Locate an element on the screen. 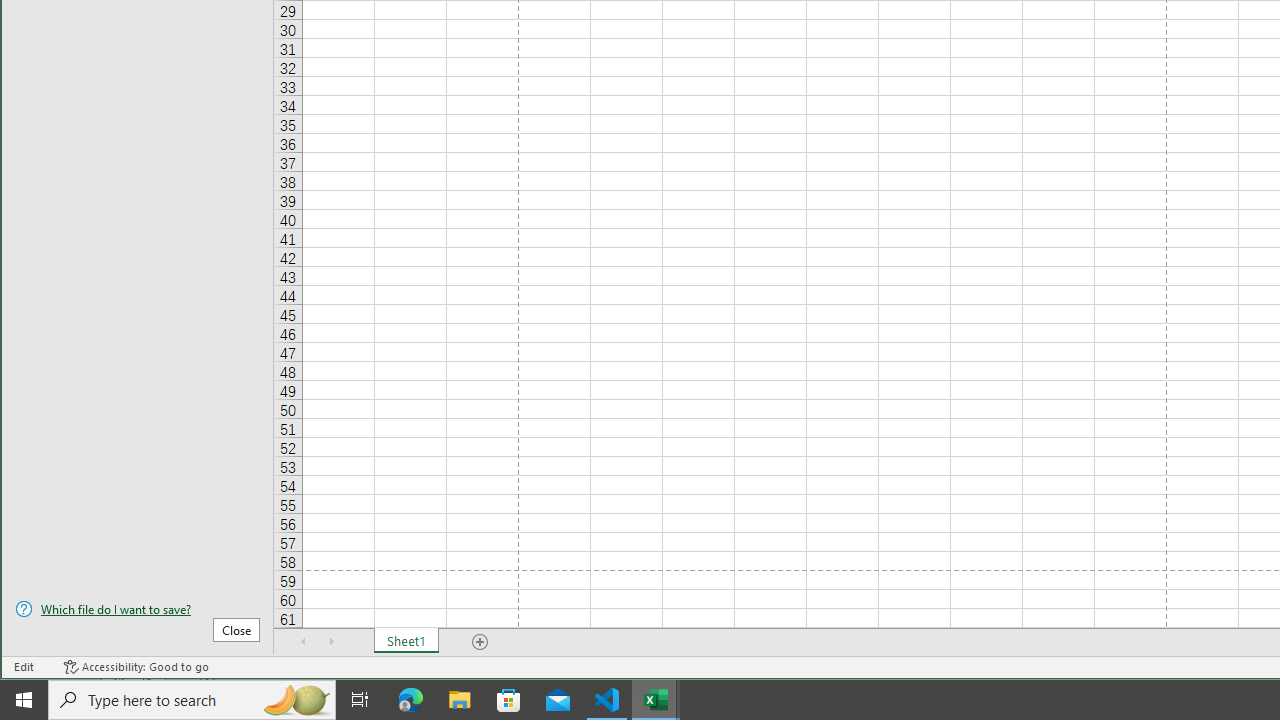 This screenshot has height=720, width=1280. 'Add Sheet' is located at coordinates (481, 641).